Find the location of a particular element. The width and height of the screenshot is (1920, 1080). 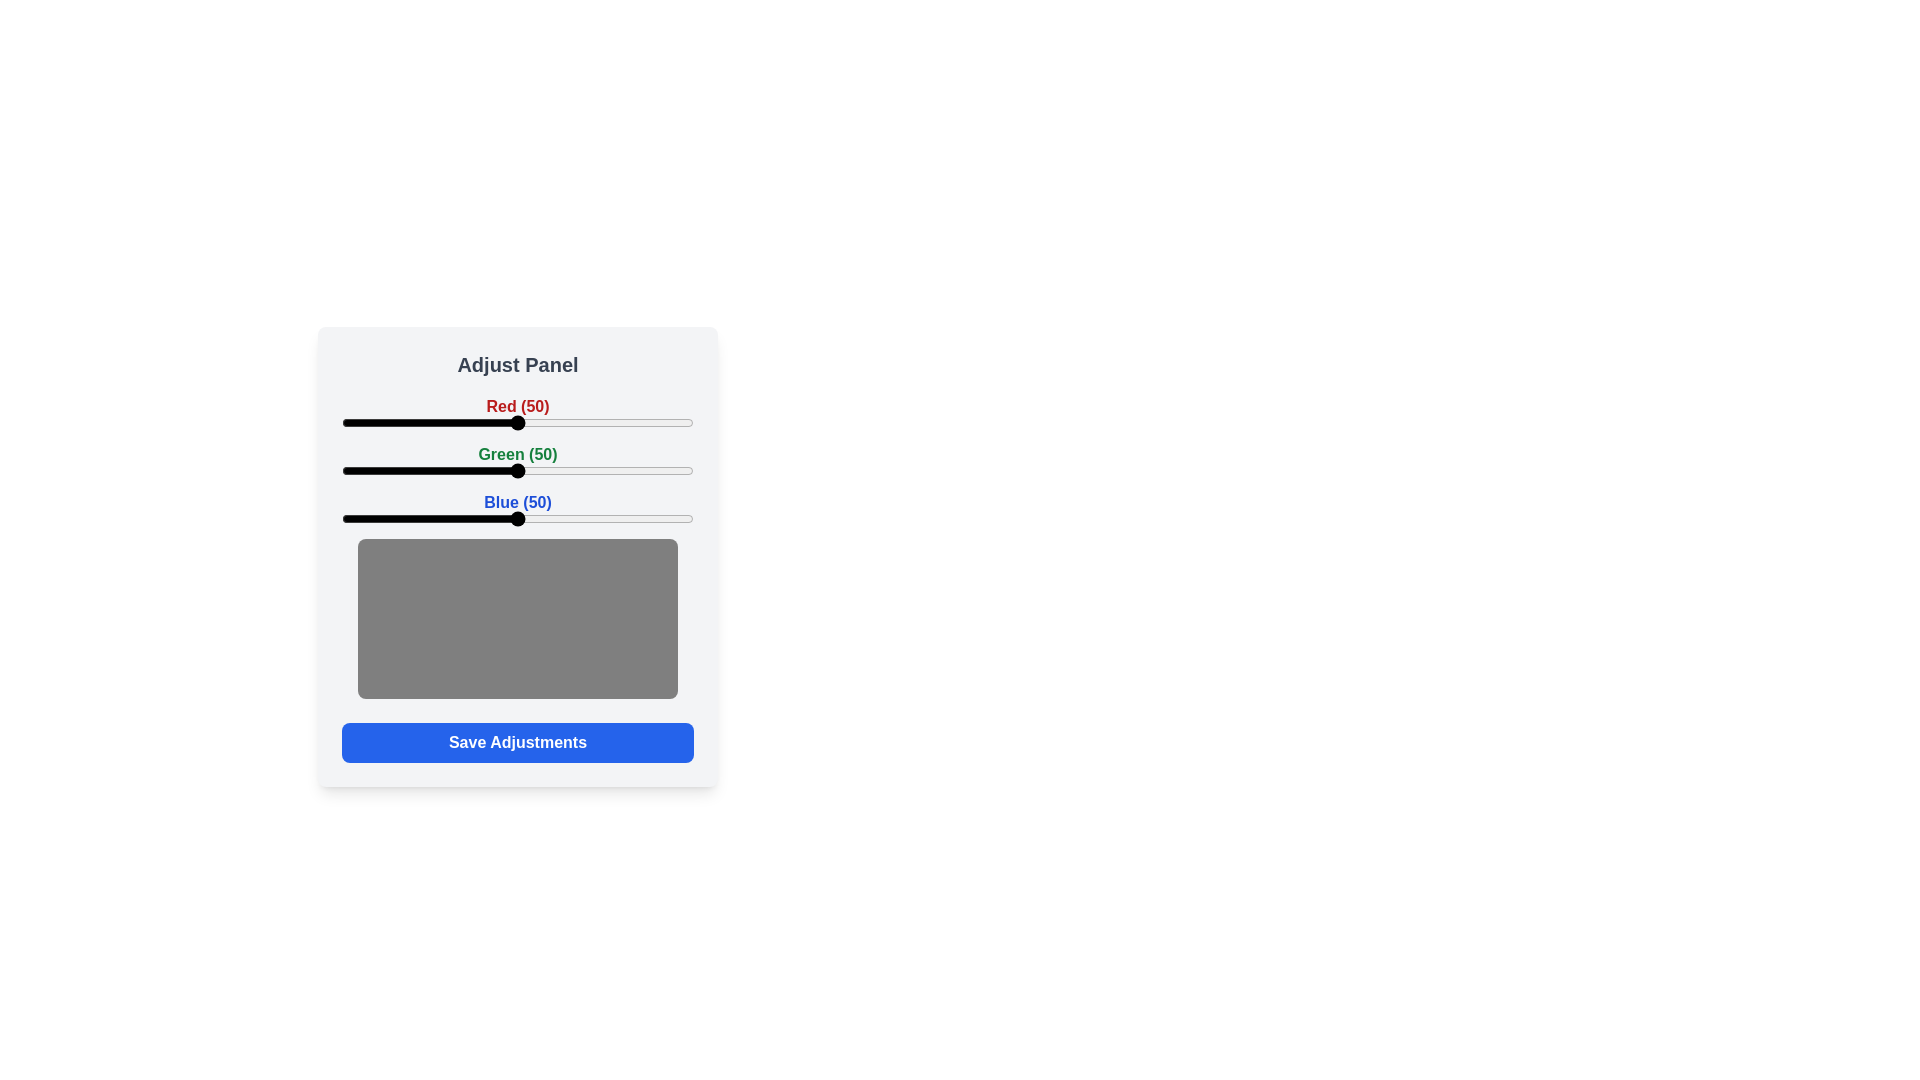

the red slider to 58 is located at coordinates (546, 422).